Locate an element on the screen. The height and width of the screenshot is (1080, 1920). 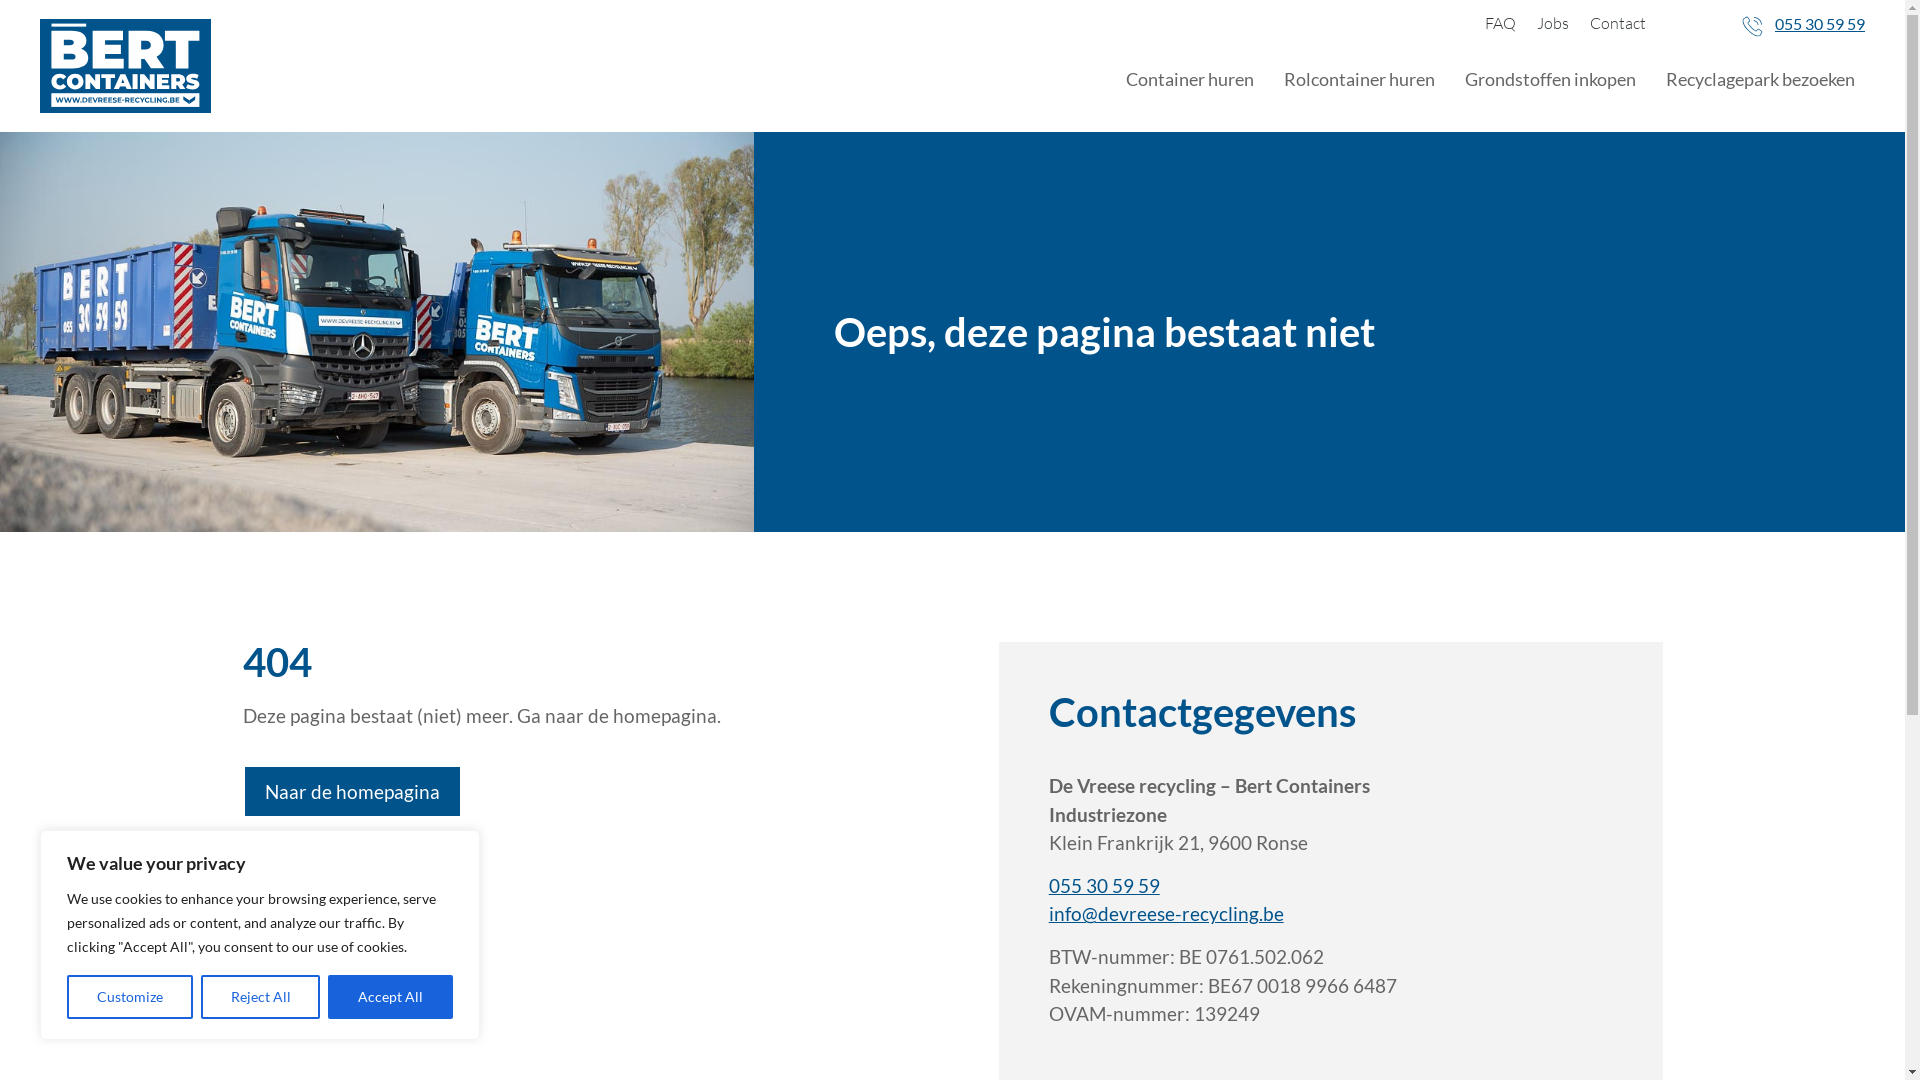
'FAQ' is located at coordinates (1484, 23).